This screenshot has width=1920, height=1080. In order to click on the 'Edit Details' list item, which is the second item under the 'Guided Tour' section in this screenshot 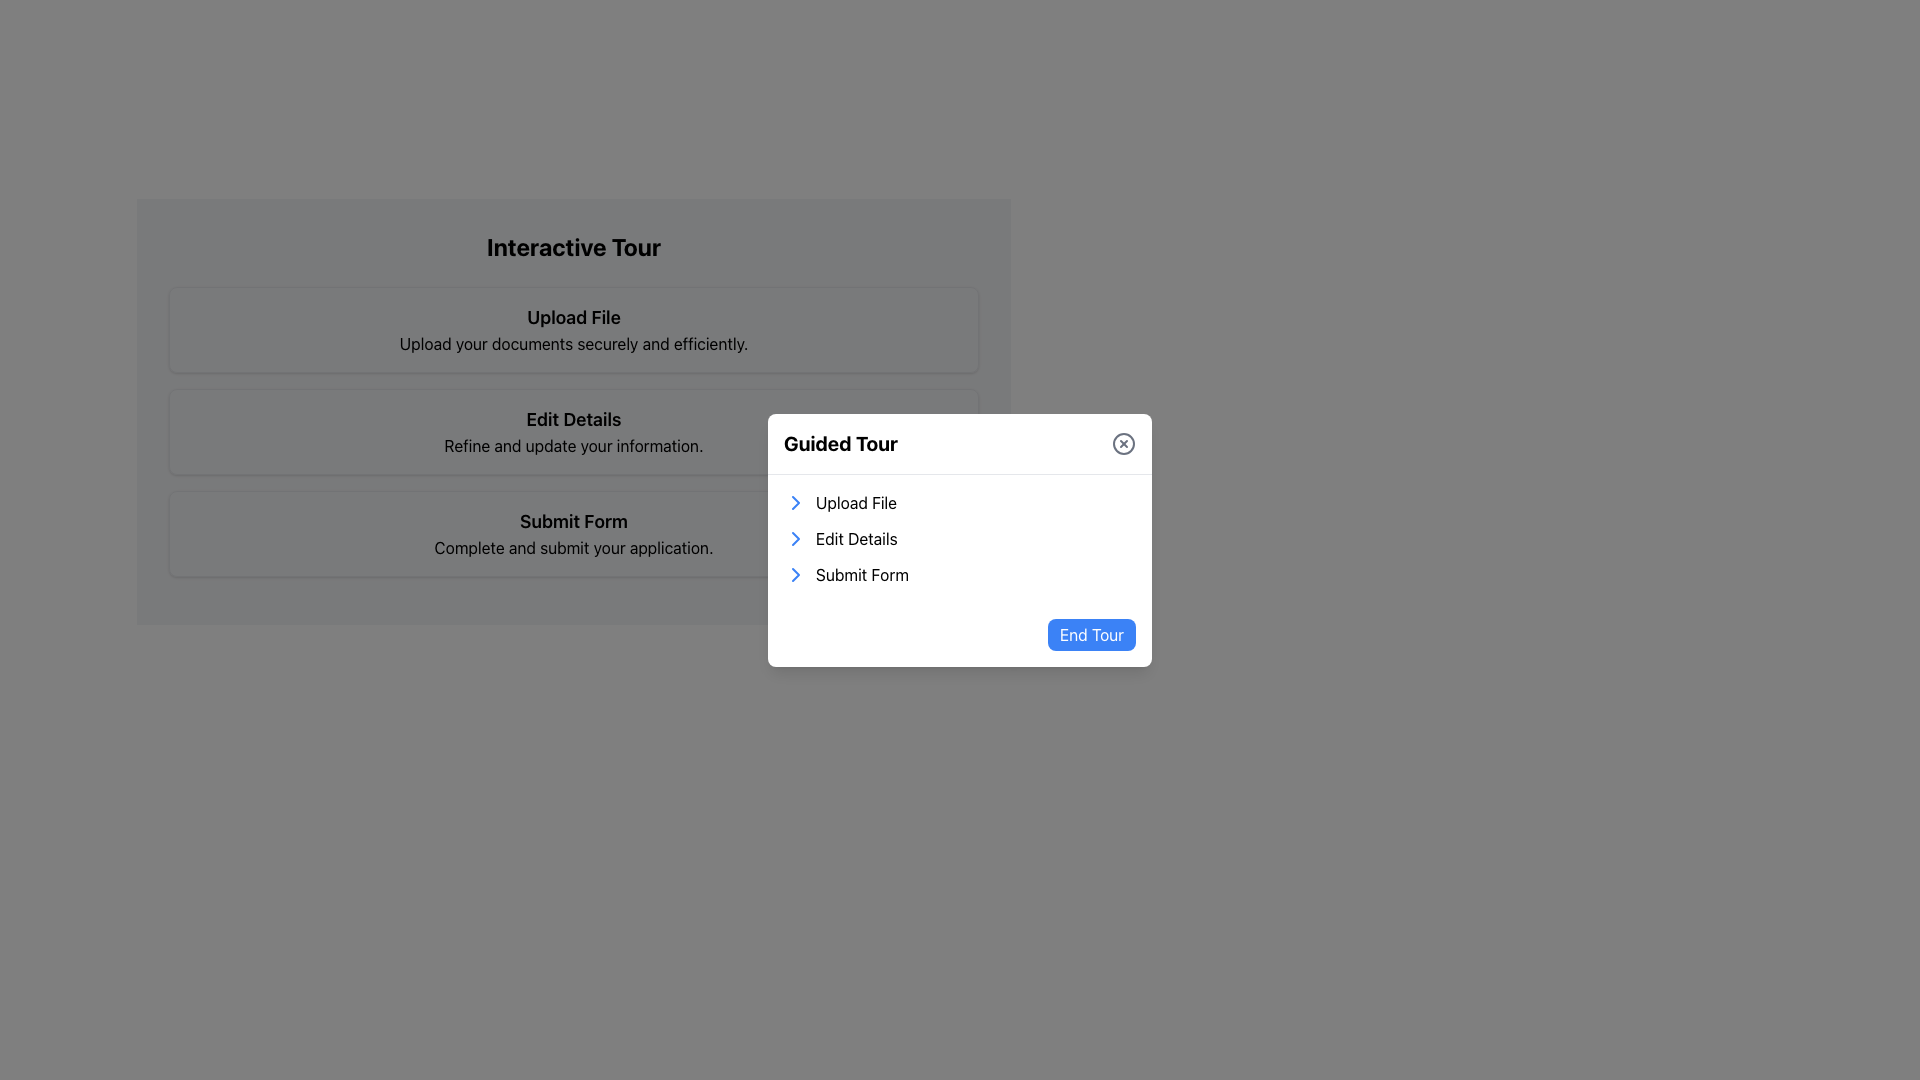, I will do `click(960, 536)`.